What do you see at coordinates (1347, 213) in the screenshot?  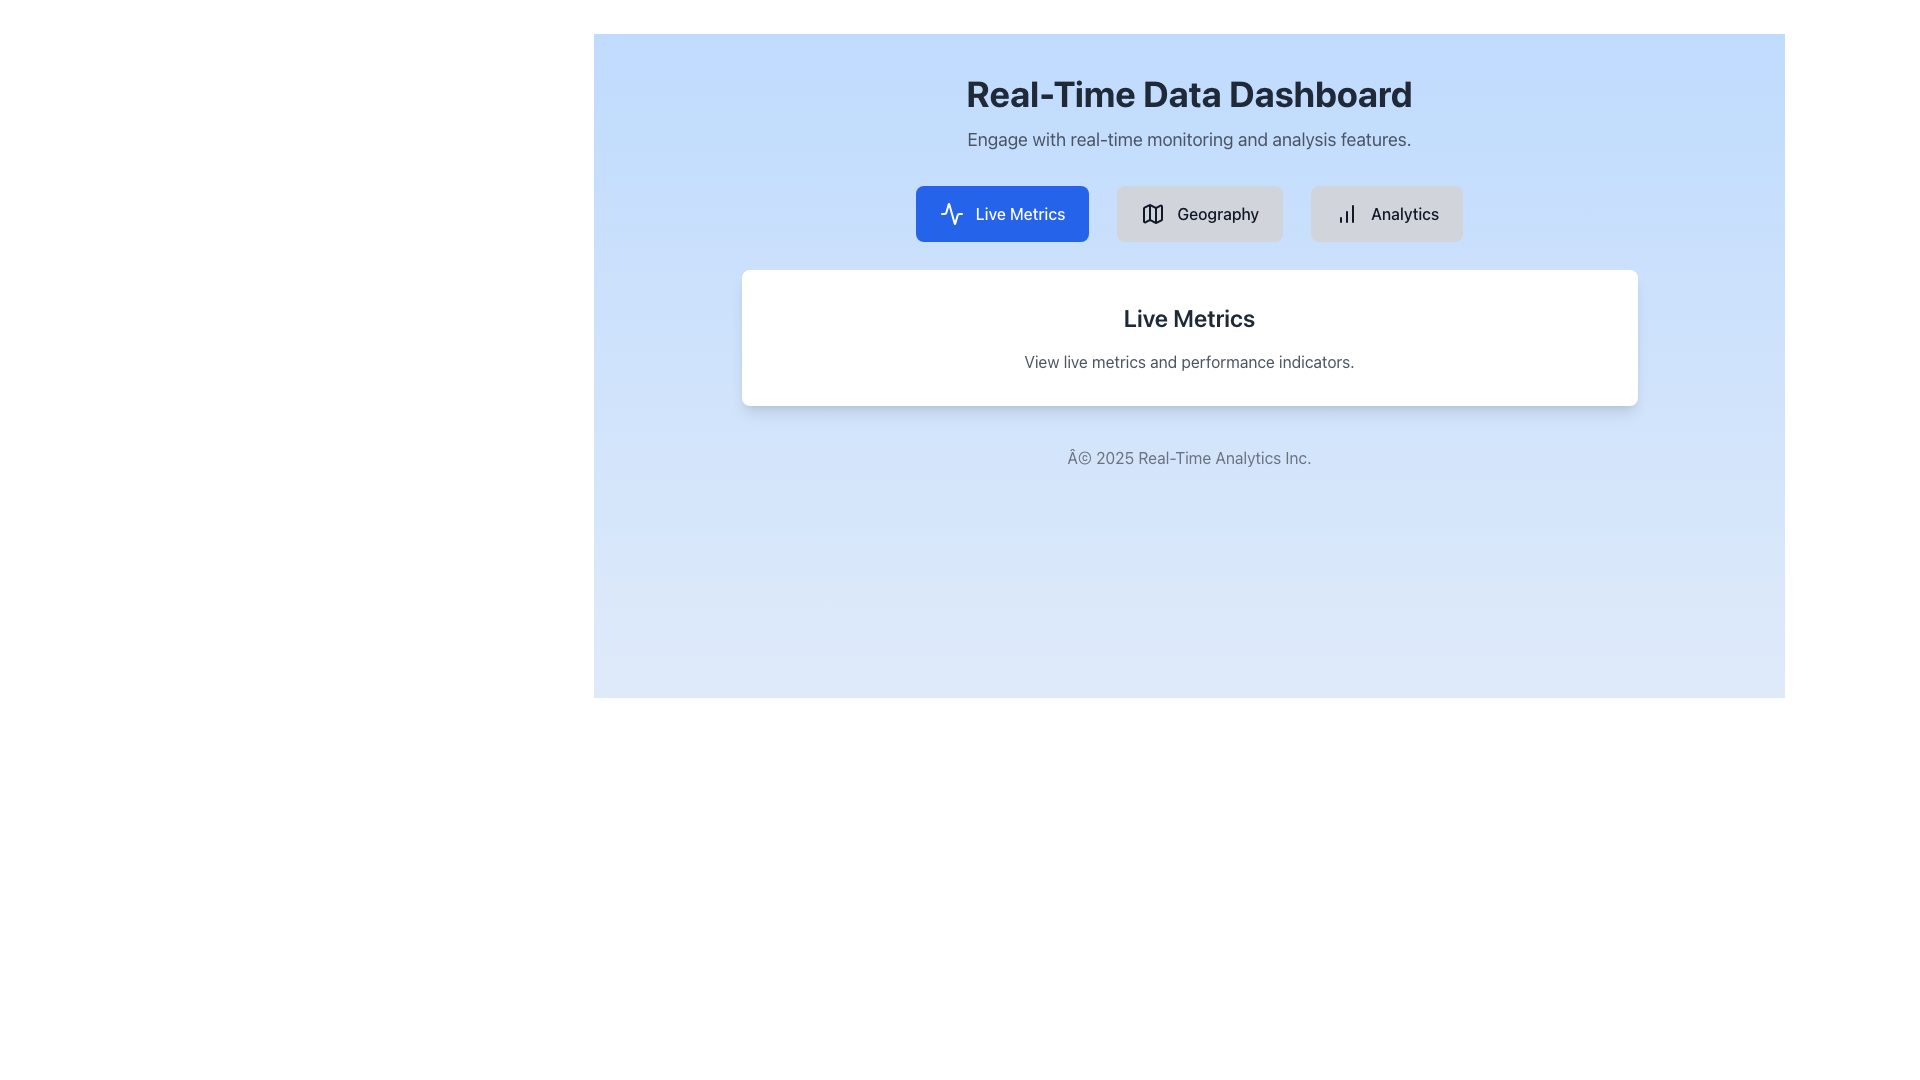 I see `the icon located to the left of the 'Analytics' button in the 'Real-Time Data Dashboard', which visually represents data analysis` at bounding box center [1347, 213].